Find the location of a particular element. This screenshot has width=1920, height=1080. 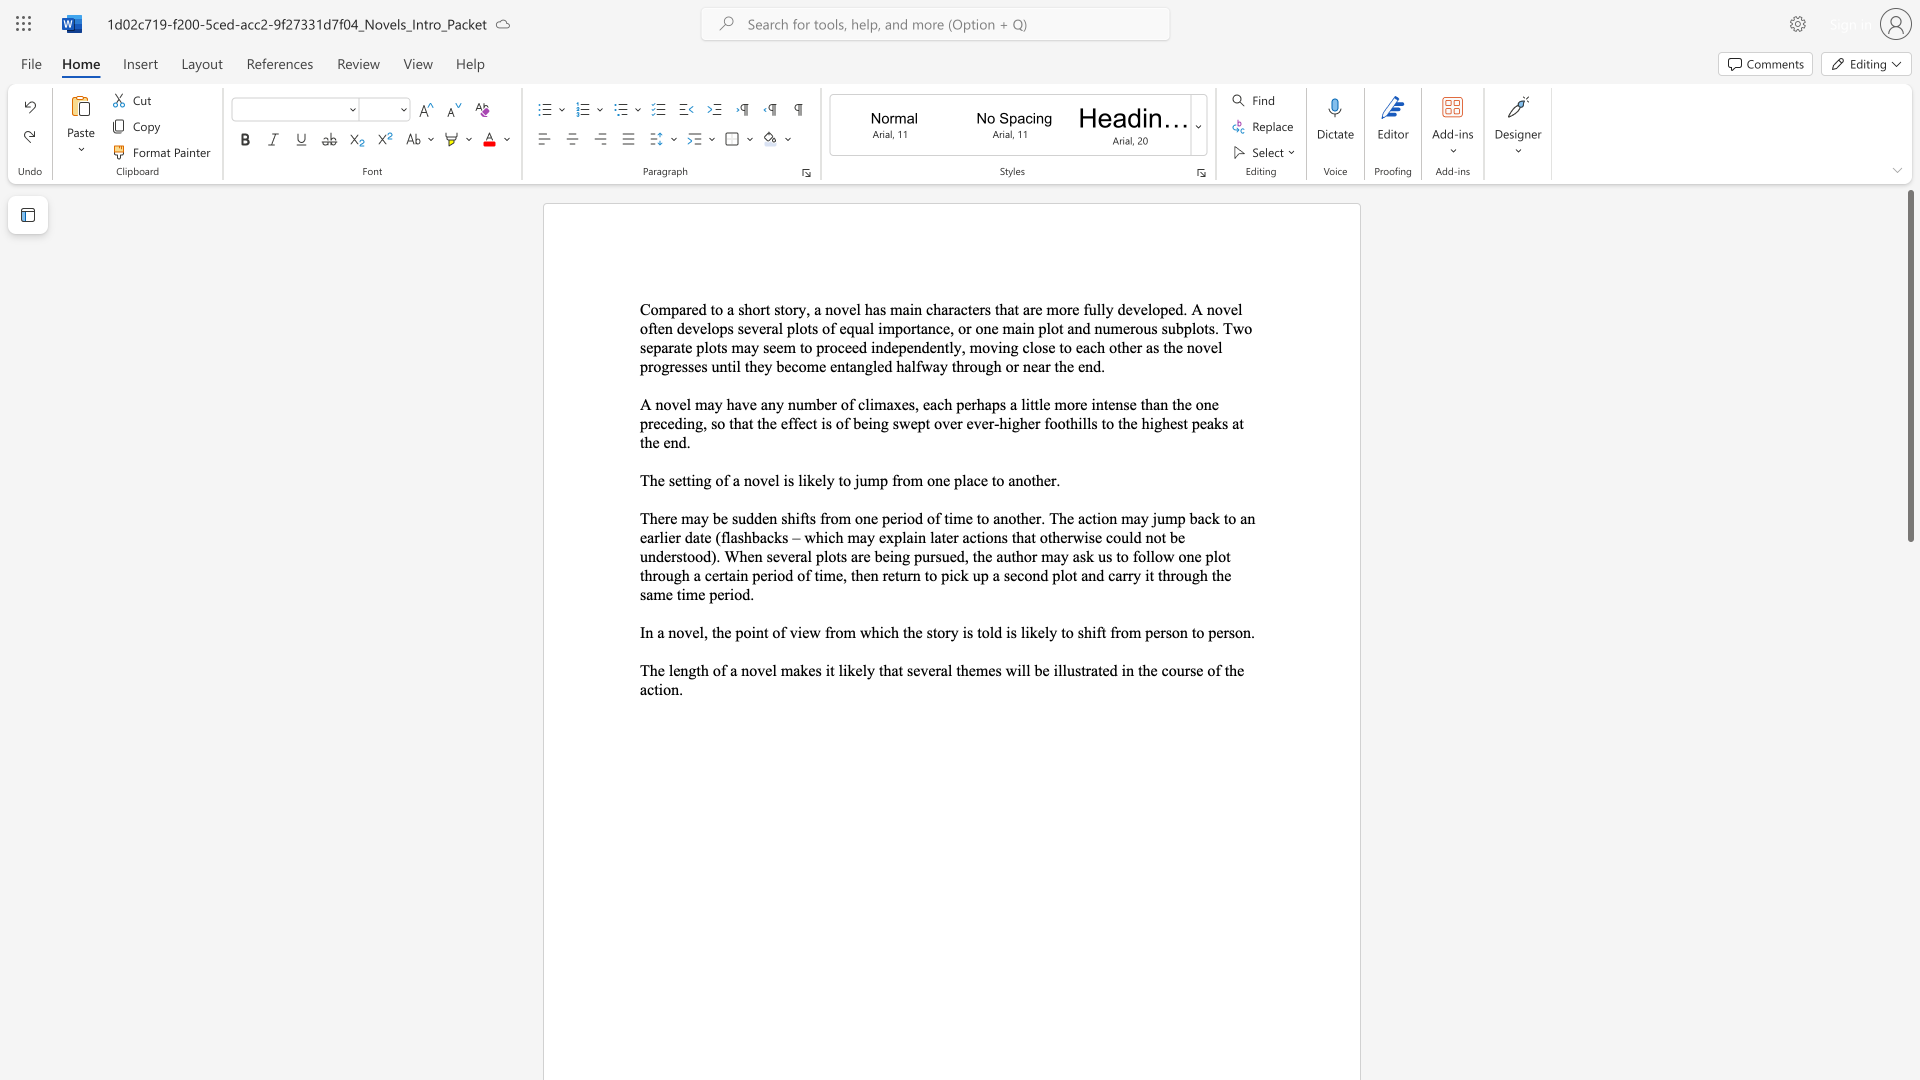

the subset text "rtain period of time, then return to pick up a second plot and carry it thr" within the text "There may be sudden shifts from one period of time to another. The action may jump back to an earlier date (flashbacks – which may explain later actions that otherwise could not be understood). When several plots are being pursued, the author may ask us to follow one plot through a certain period of time, then return to pick up a second plot and carry it through the same time period." is located at coordinates (719, 575).